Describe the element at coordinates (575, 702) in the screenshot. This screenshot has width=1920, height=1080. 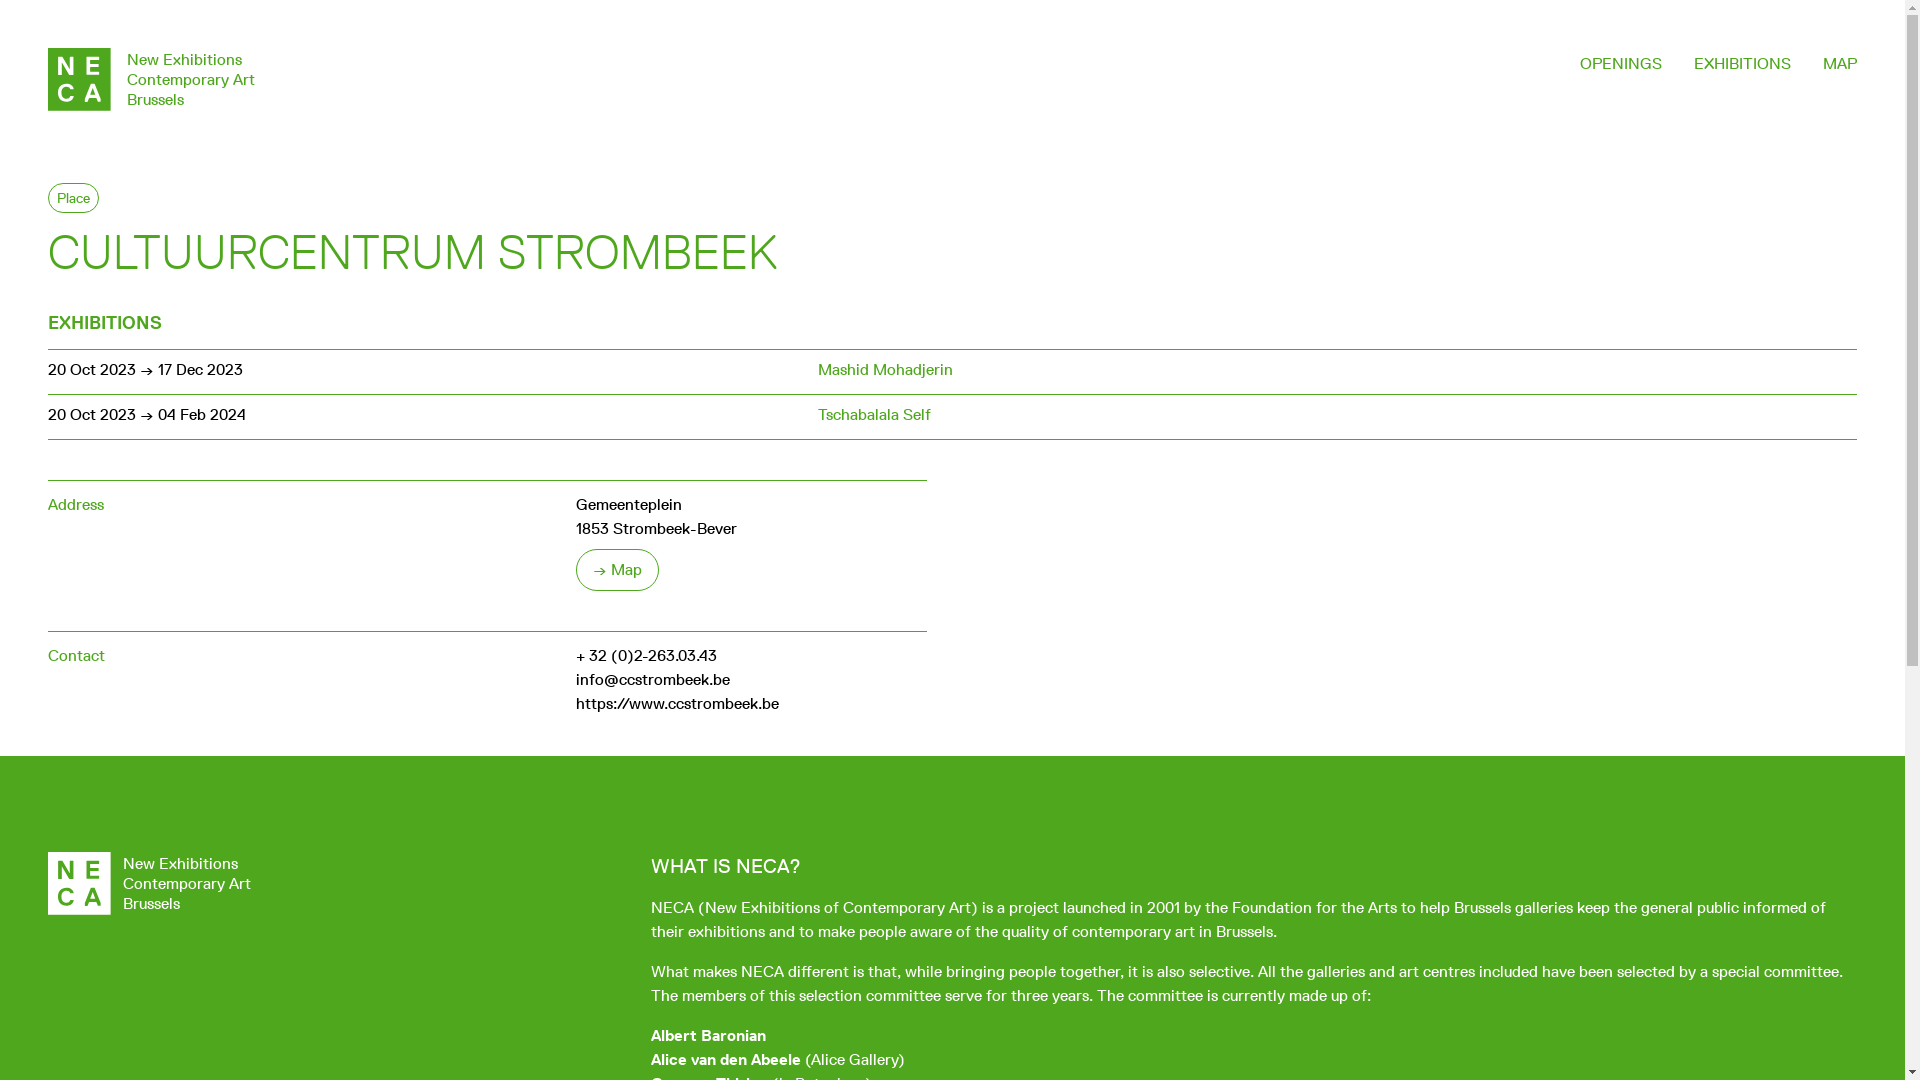
I see `'https://www.ccstrombeek.be'` at that location.